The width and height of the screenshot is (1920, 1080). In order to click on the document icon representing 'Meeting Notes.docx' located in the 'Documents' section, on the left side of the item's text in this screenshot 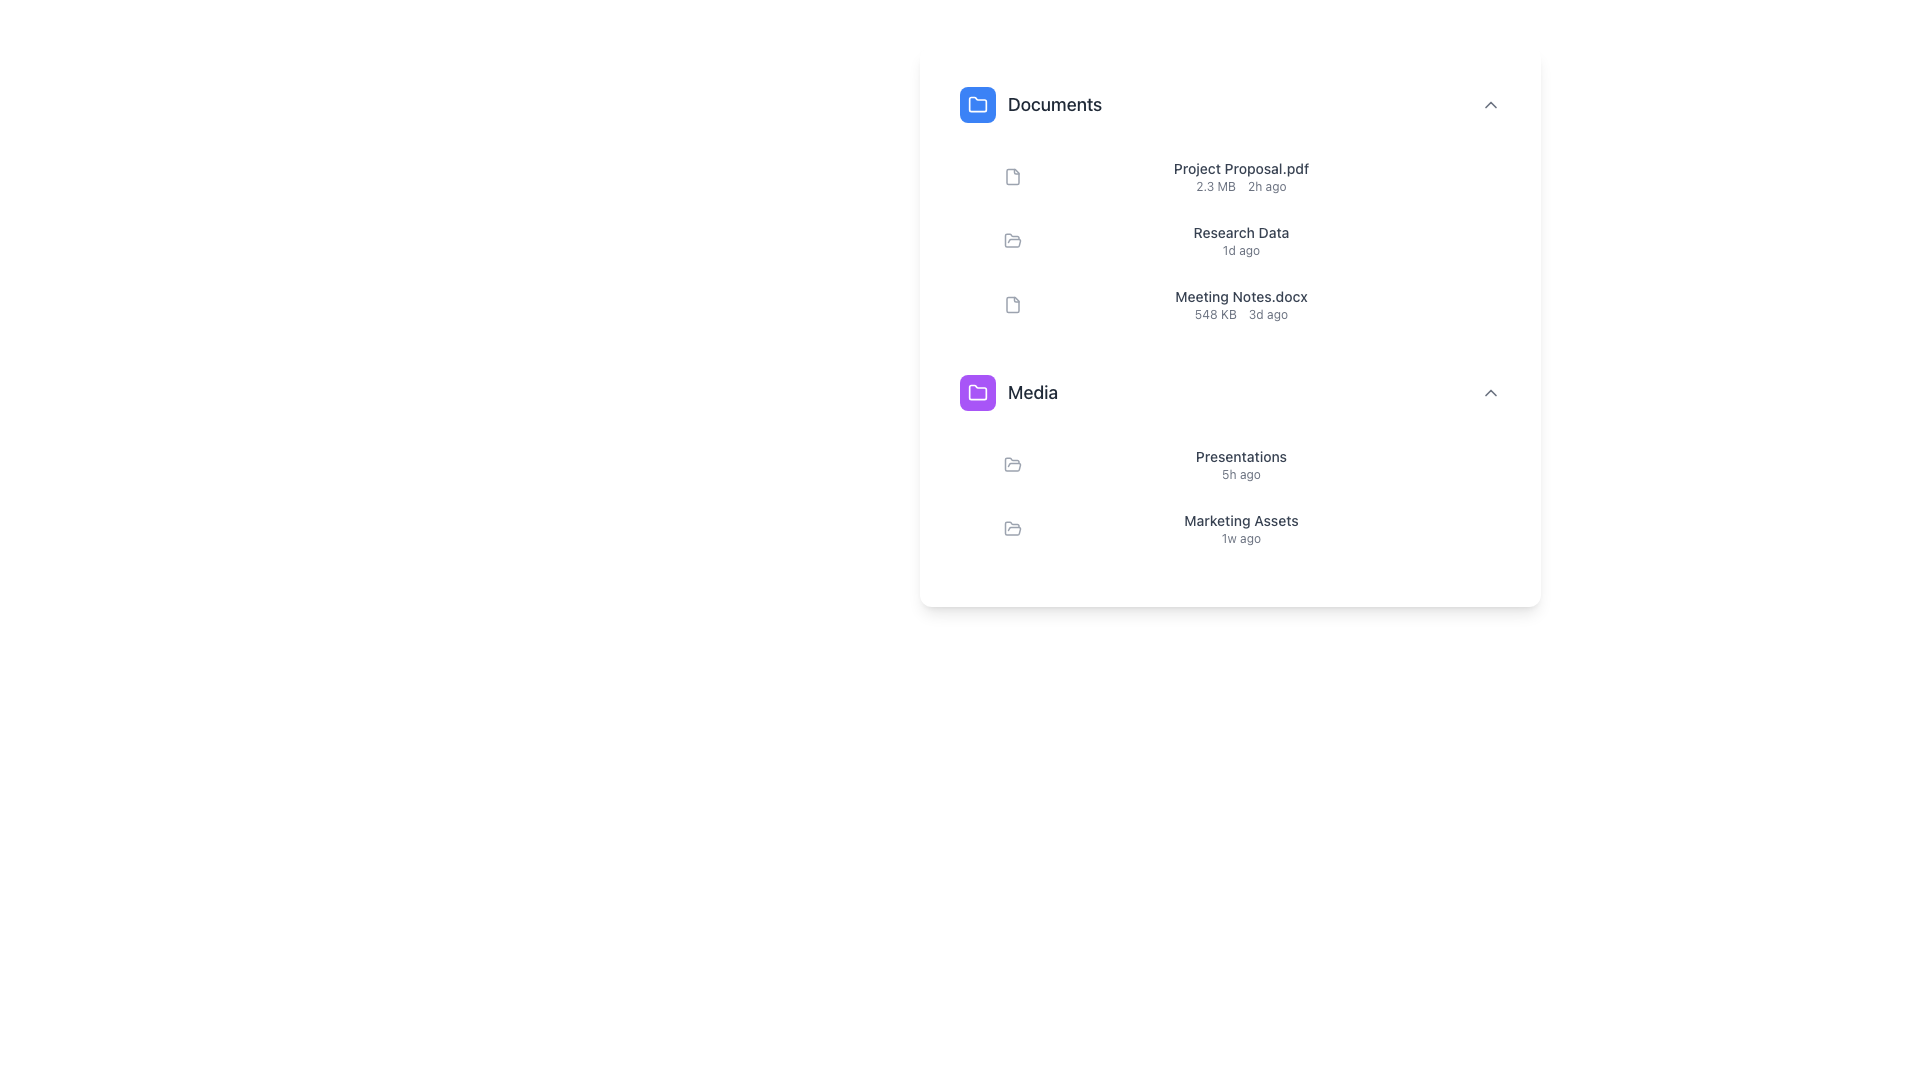, I will do `click(1012, 304)`.